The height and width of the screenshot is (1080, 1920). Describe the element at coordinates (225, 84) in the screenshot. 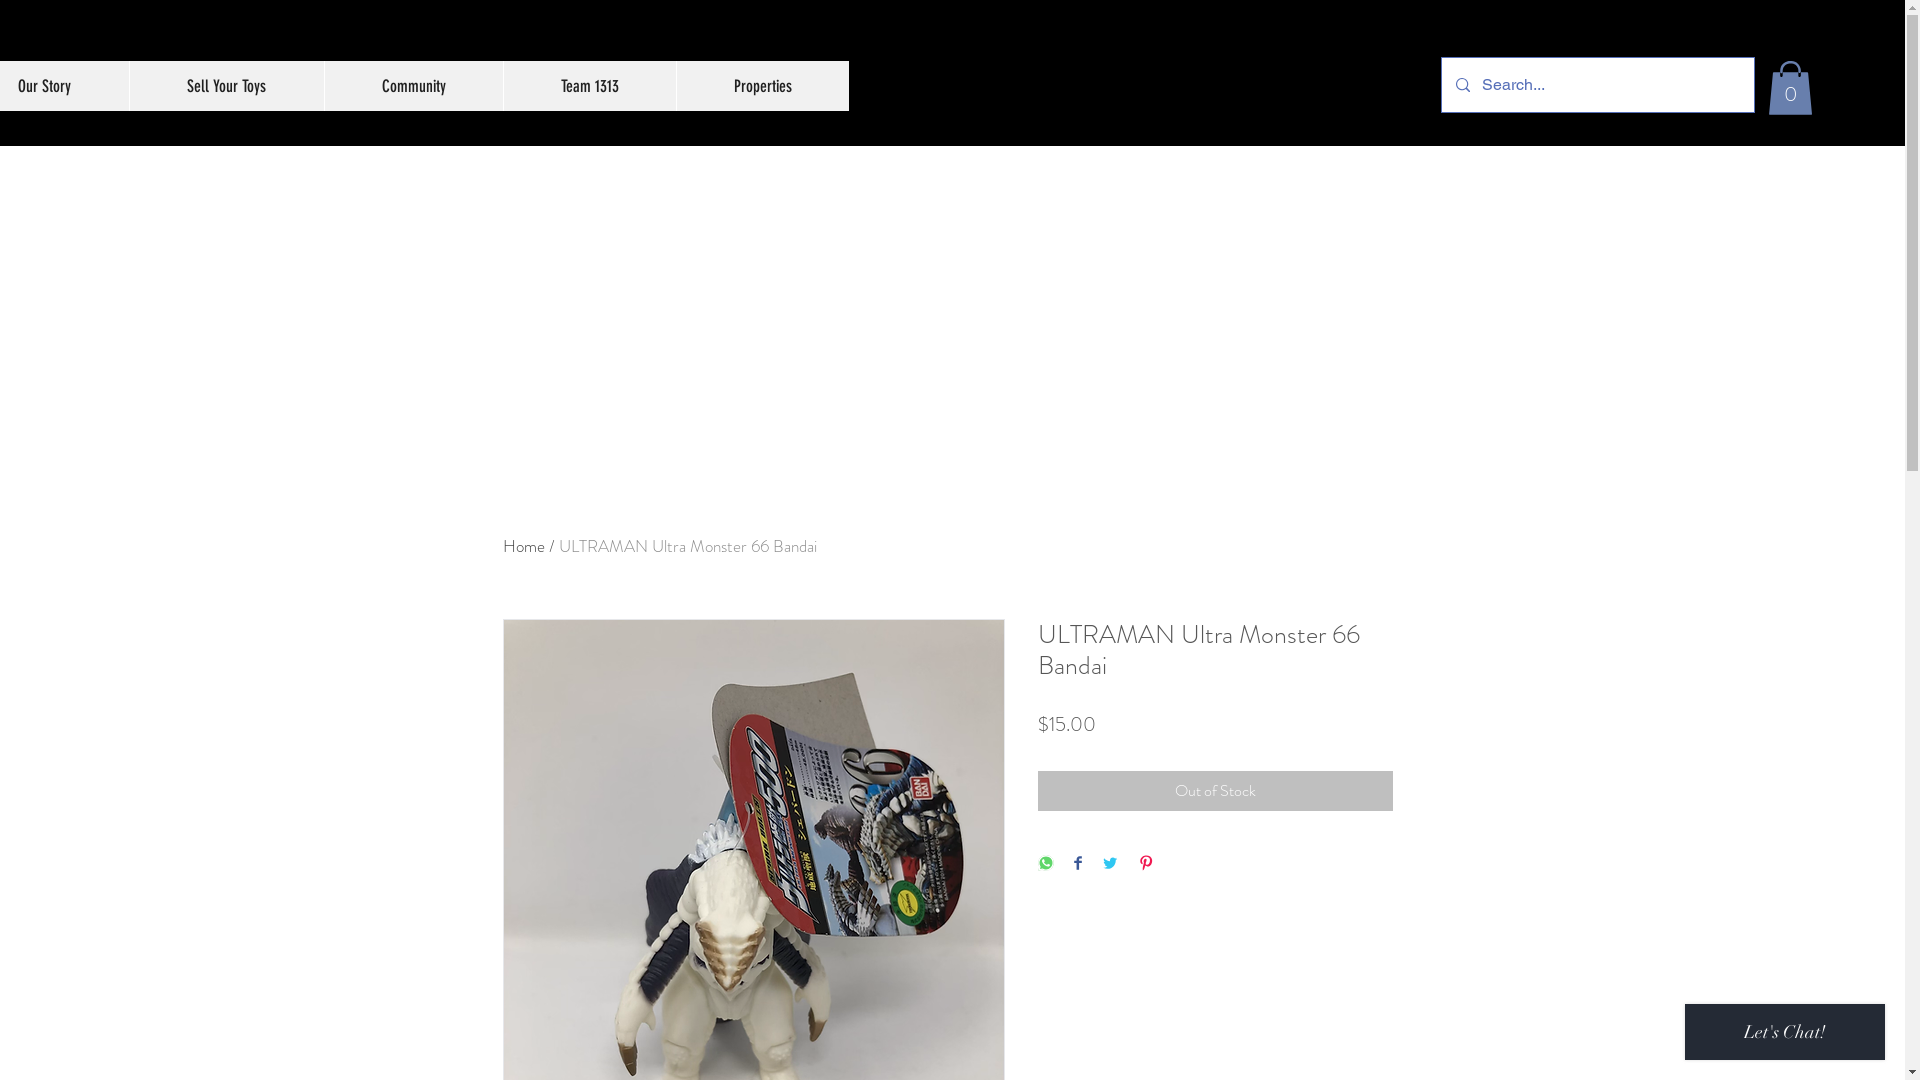

I see `'Sell Your Toys'` at that location.